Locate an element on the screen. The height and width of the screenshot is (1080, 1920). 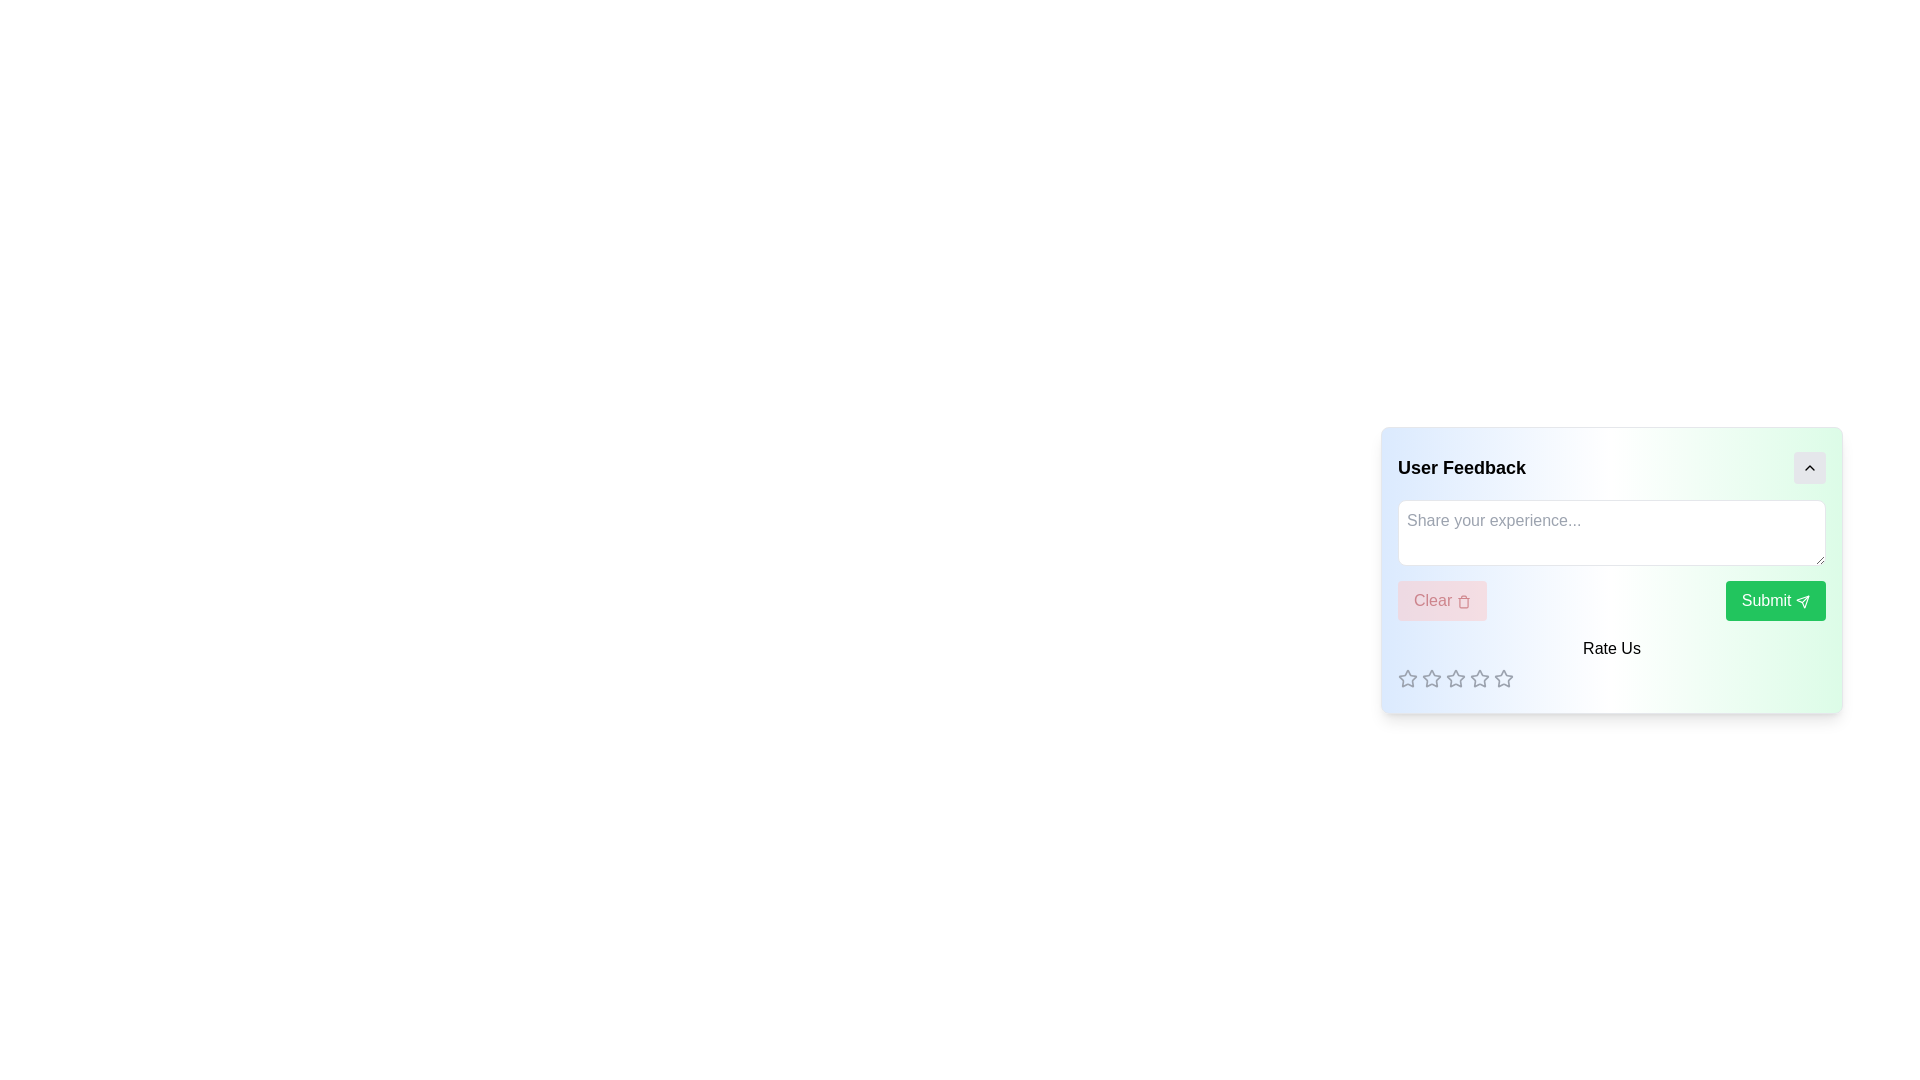
the 'Rate Us' text label, which is bold, centrally aligned, and positioned above the star icons for rating is located at coordinates (1612, 648).